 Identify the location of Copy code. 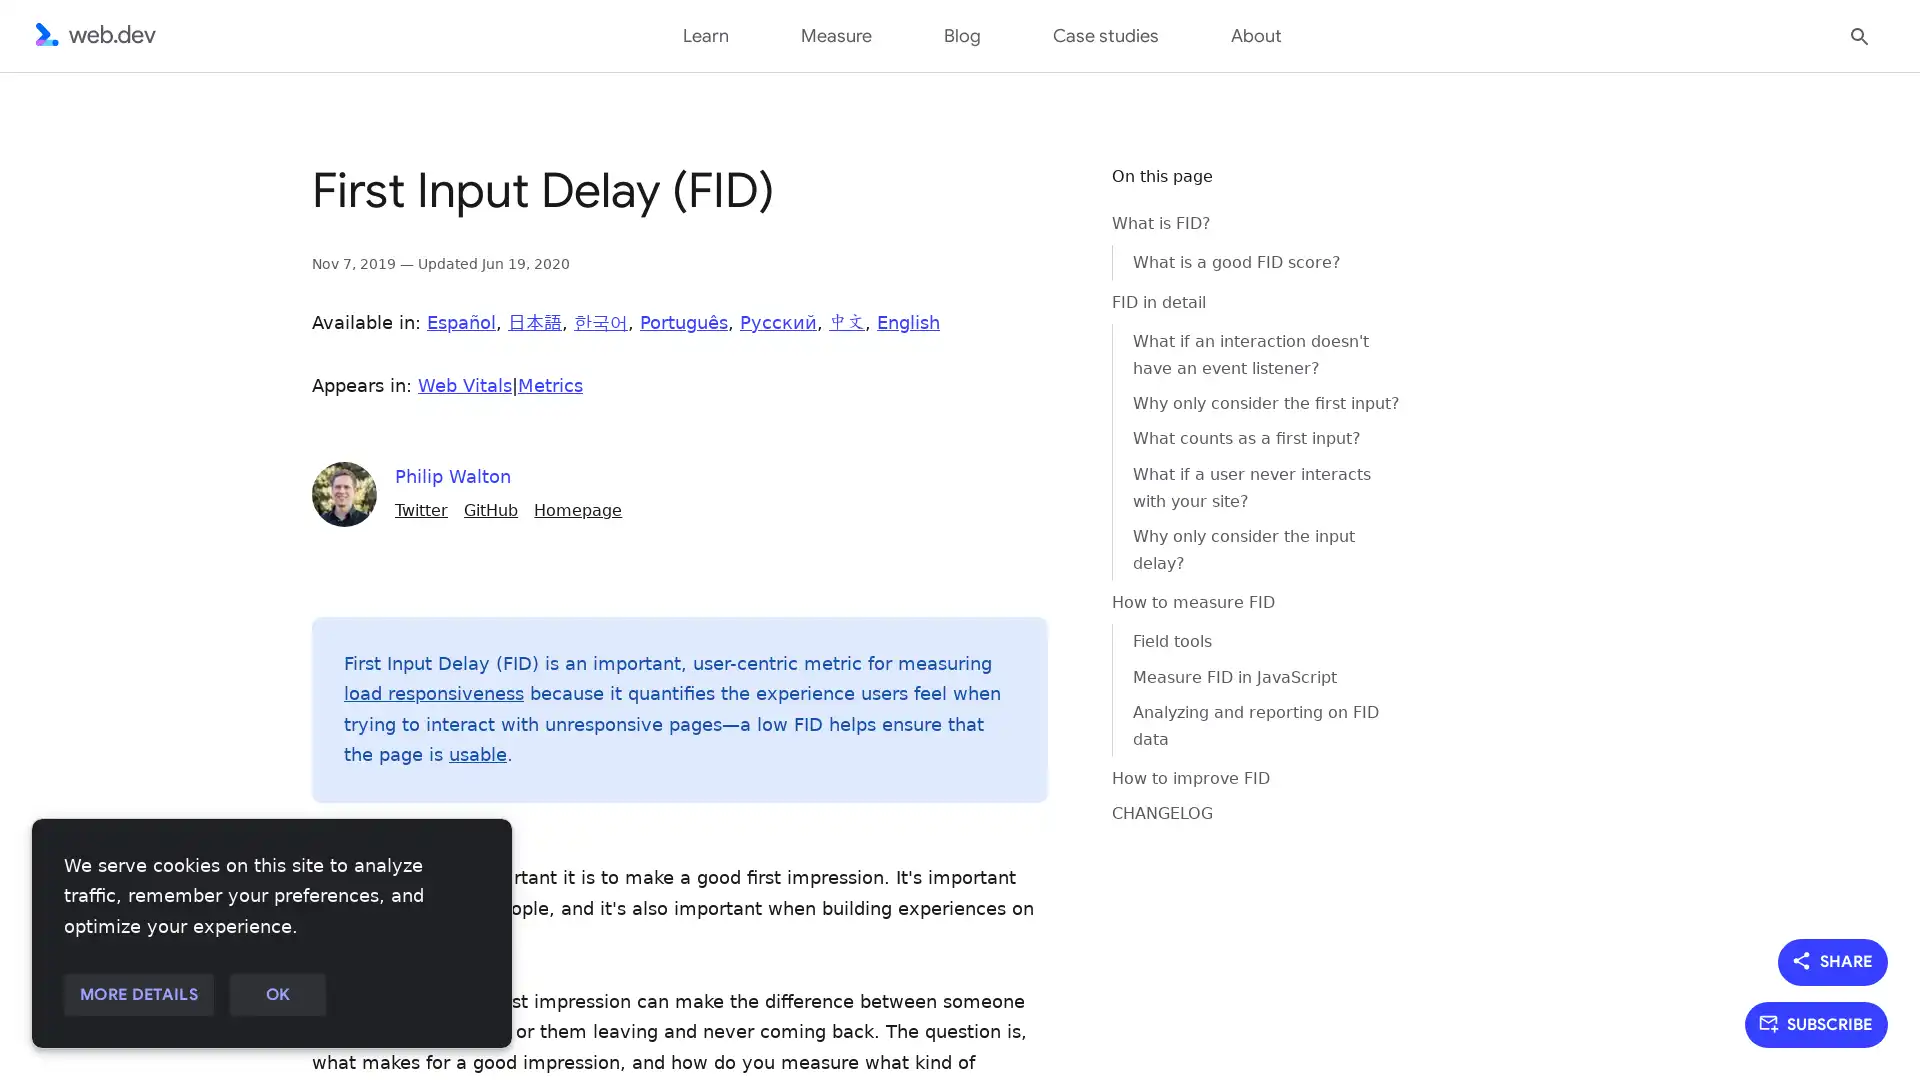
(1046, 193).